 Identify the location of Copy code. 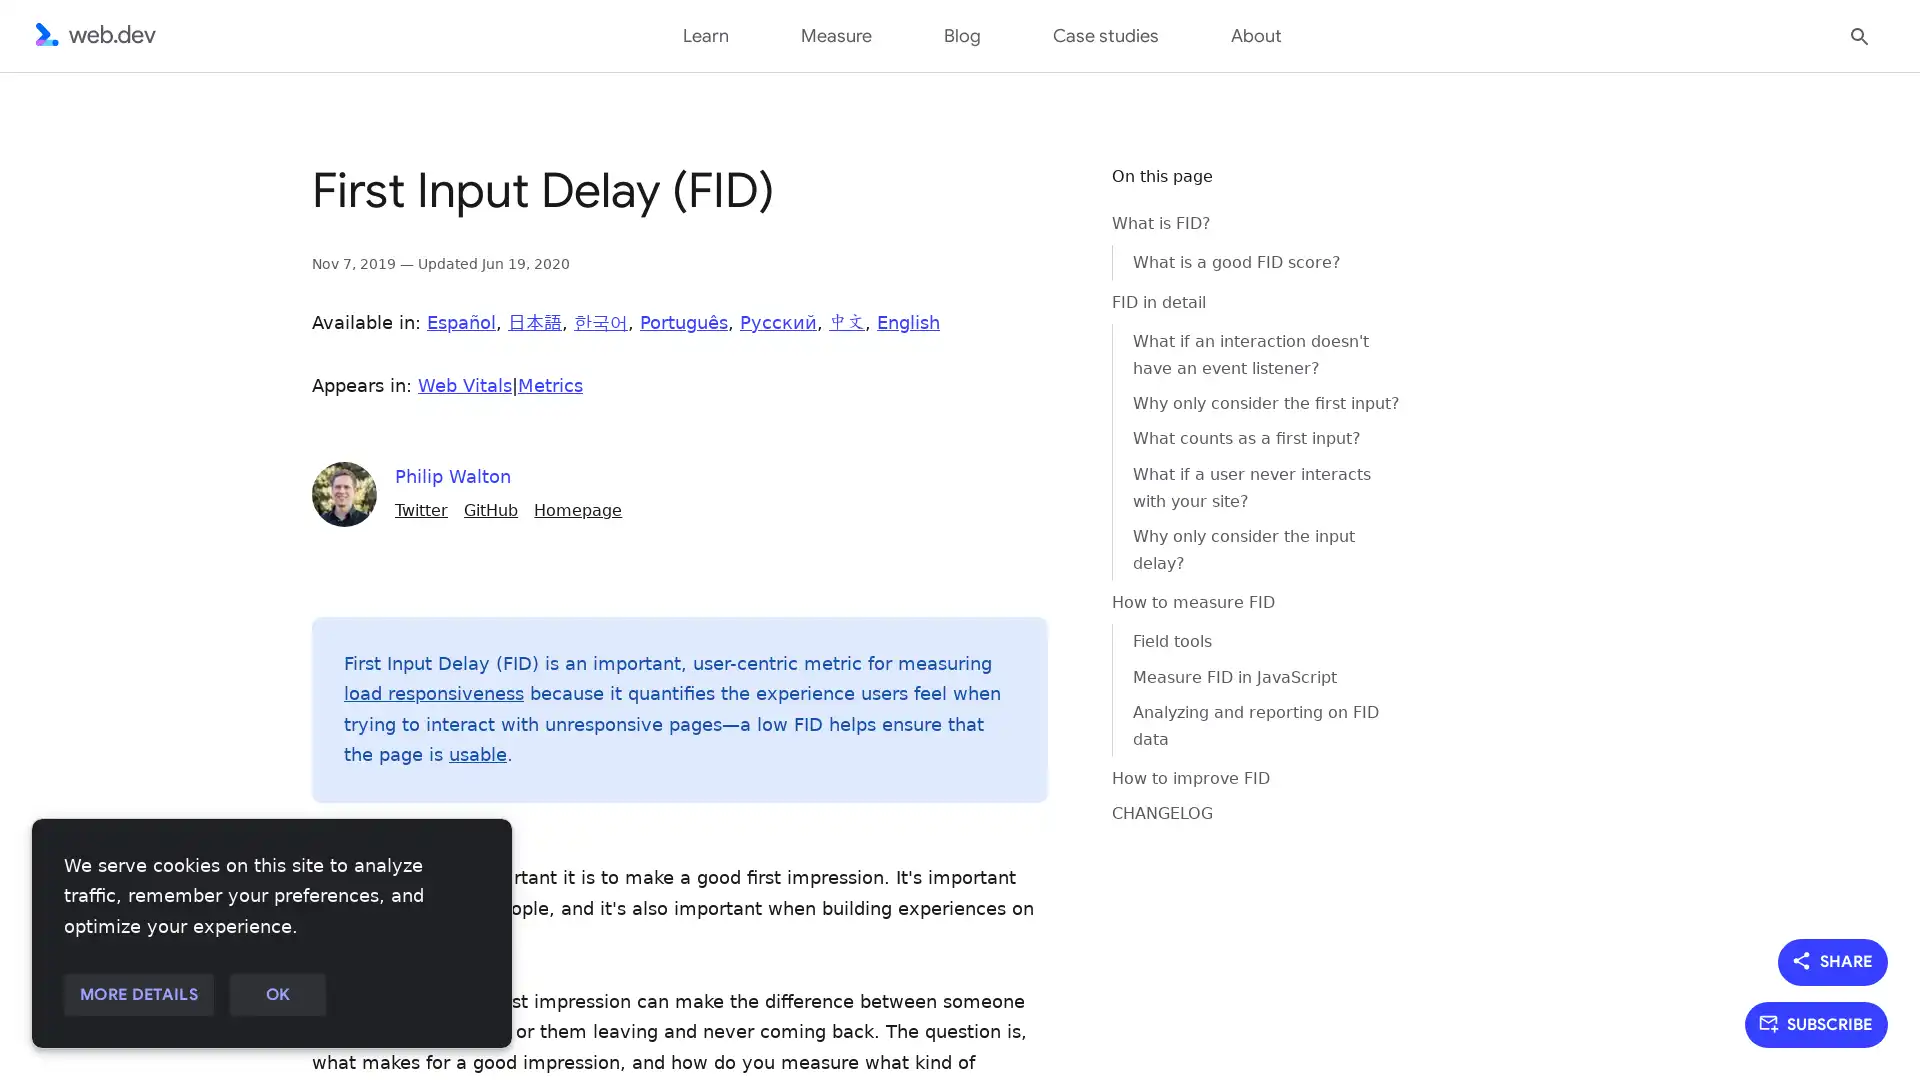
(1046, 193).